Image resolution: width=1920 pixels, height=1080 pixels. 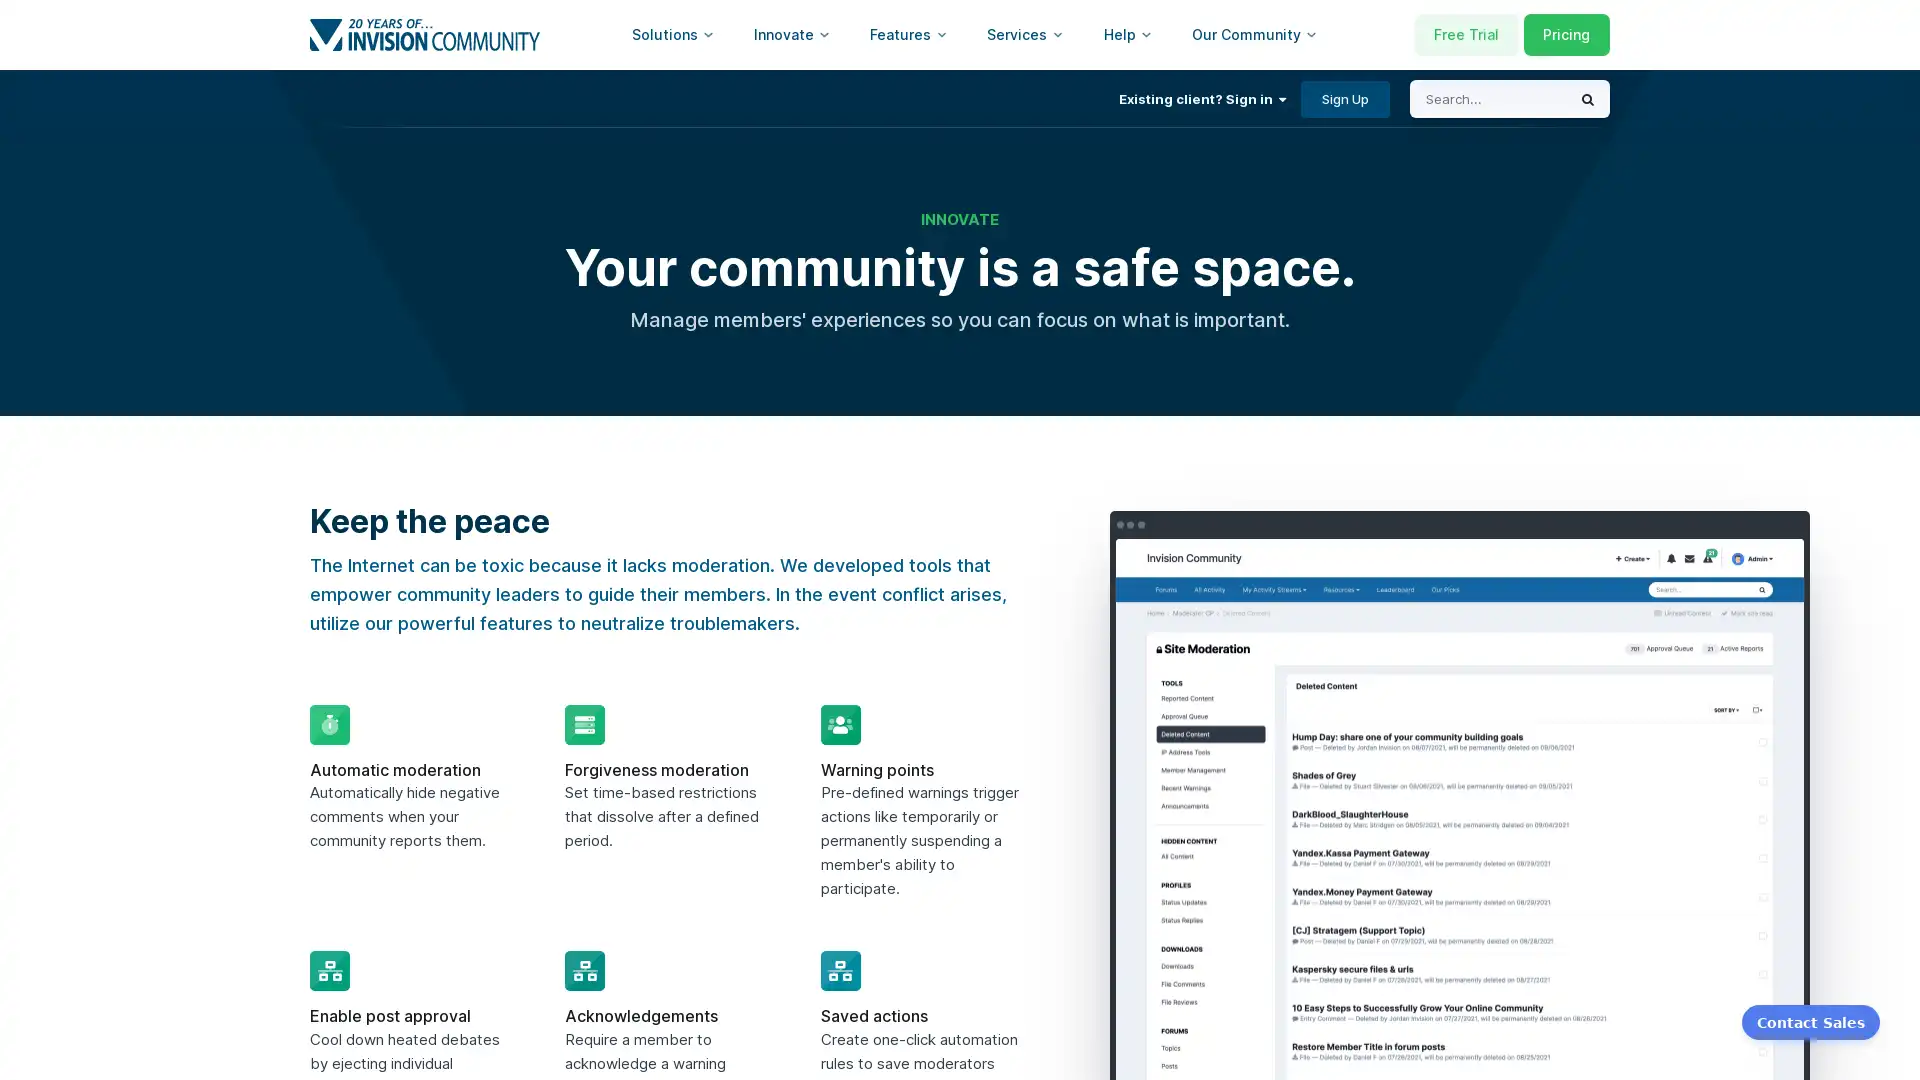 I want to click on Services, so click(x=1025, y=34).